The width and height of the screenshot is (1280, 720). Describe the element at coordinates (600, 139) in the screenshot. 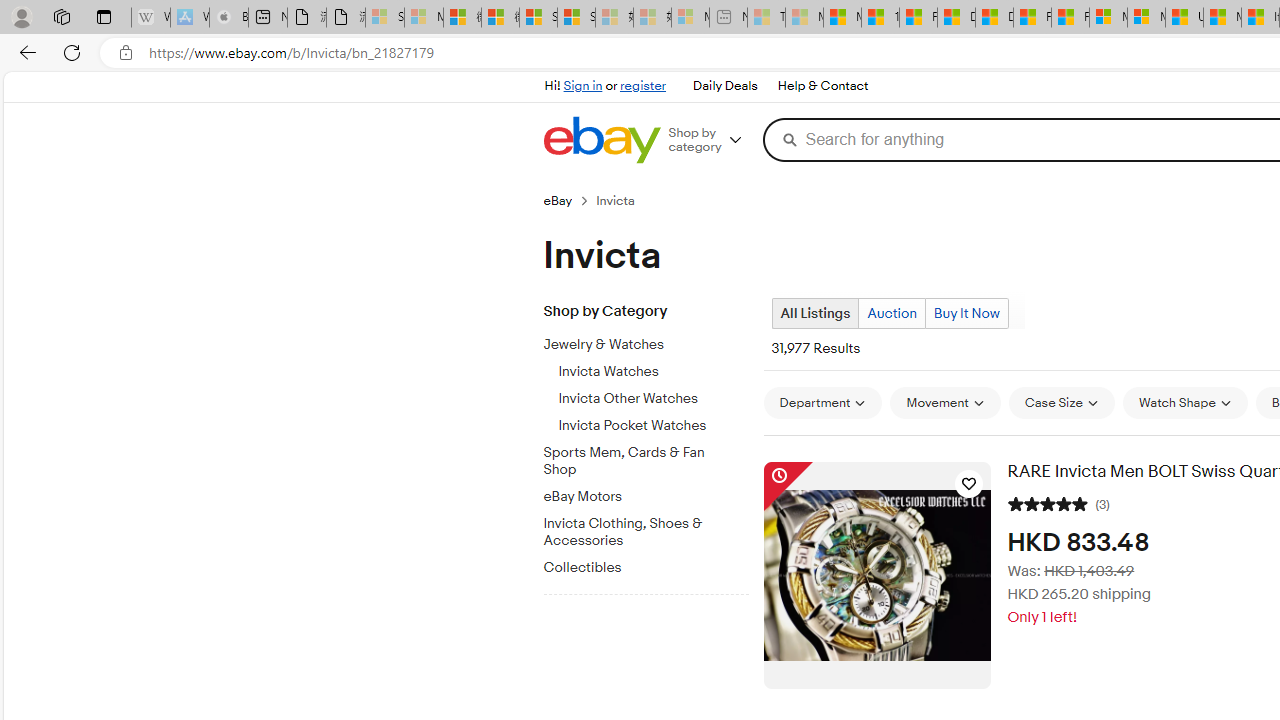

I see `'eBay Home'` at that location.